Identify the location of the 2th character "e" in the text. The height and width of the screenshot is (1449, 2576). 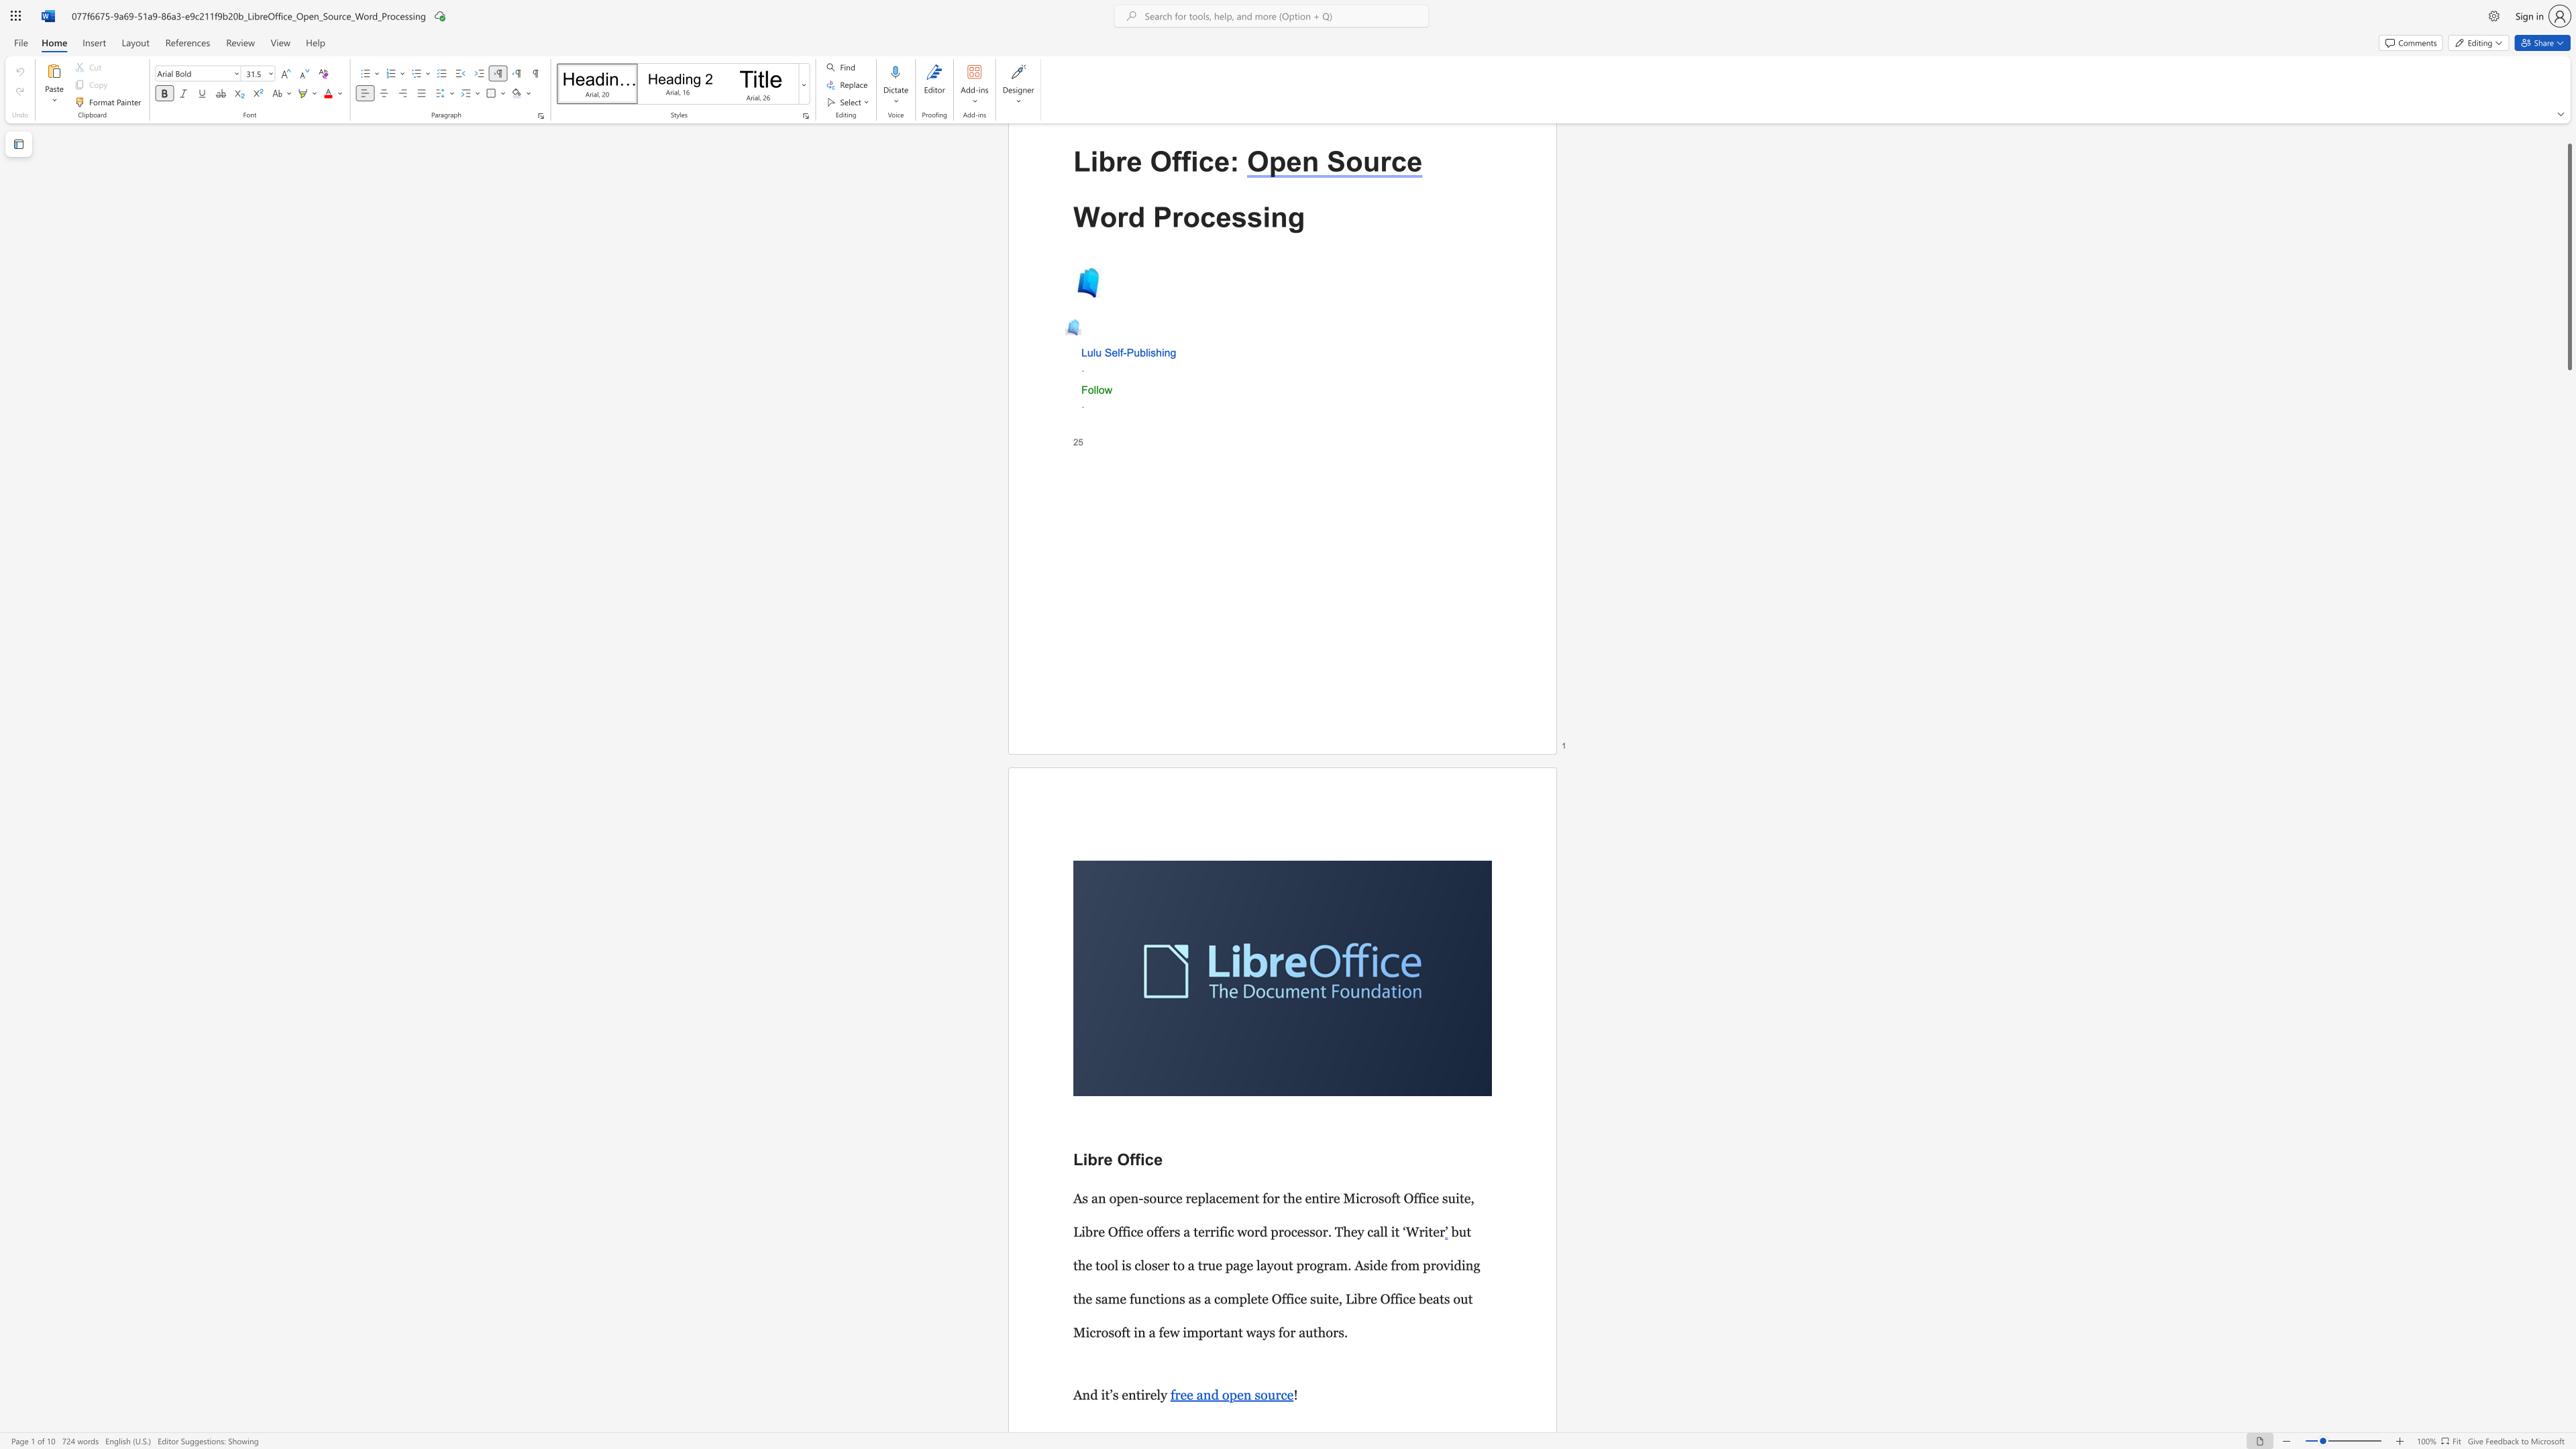
(1222, 161).